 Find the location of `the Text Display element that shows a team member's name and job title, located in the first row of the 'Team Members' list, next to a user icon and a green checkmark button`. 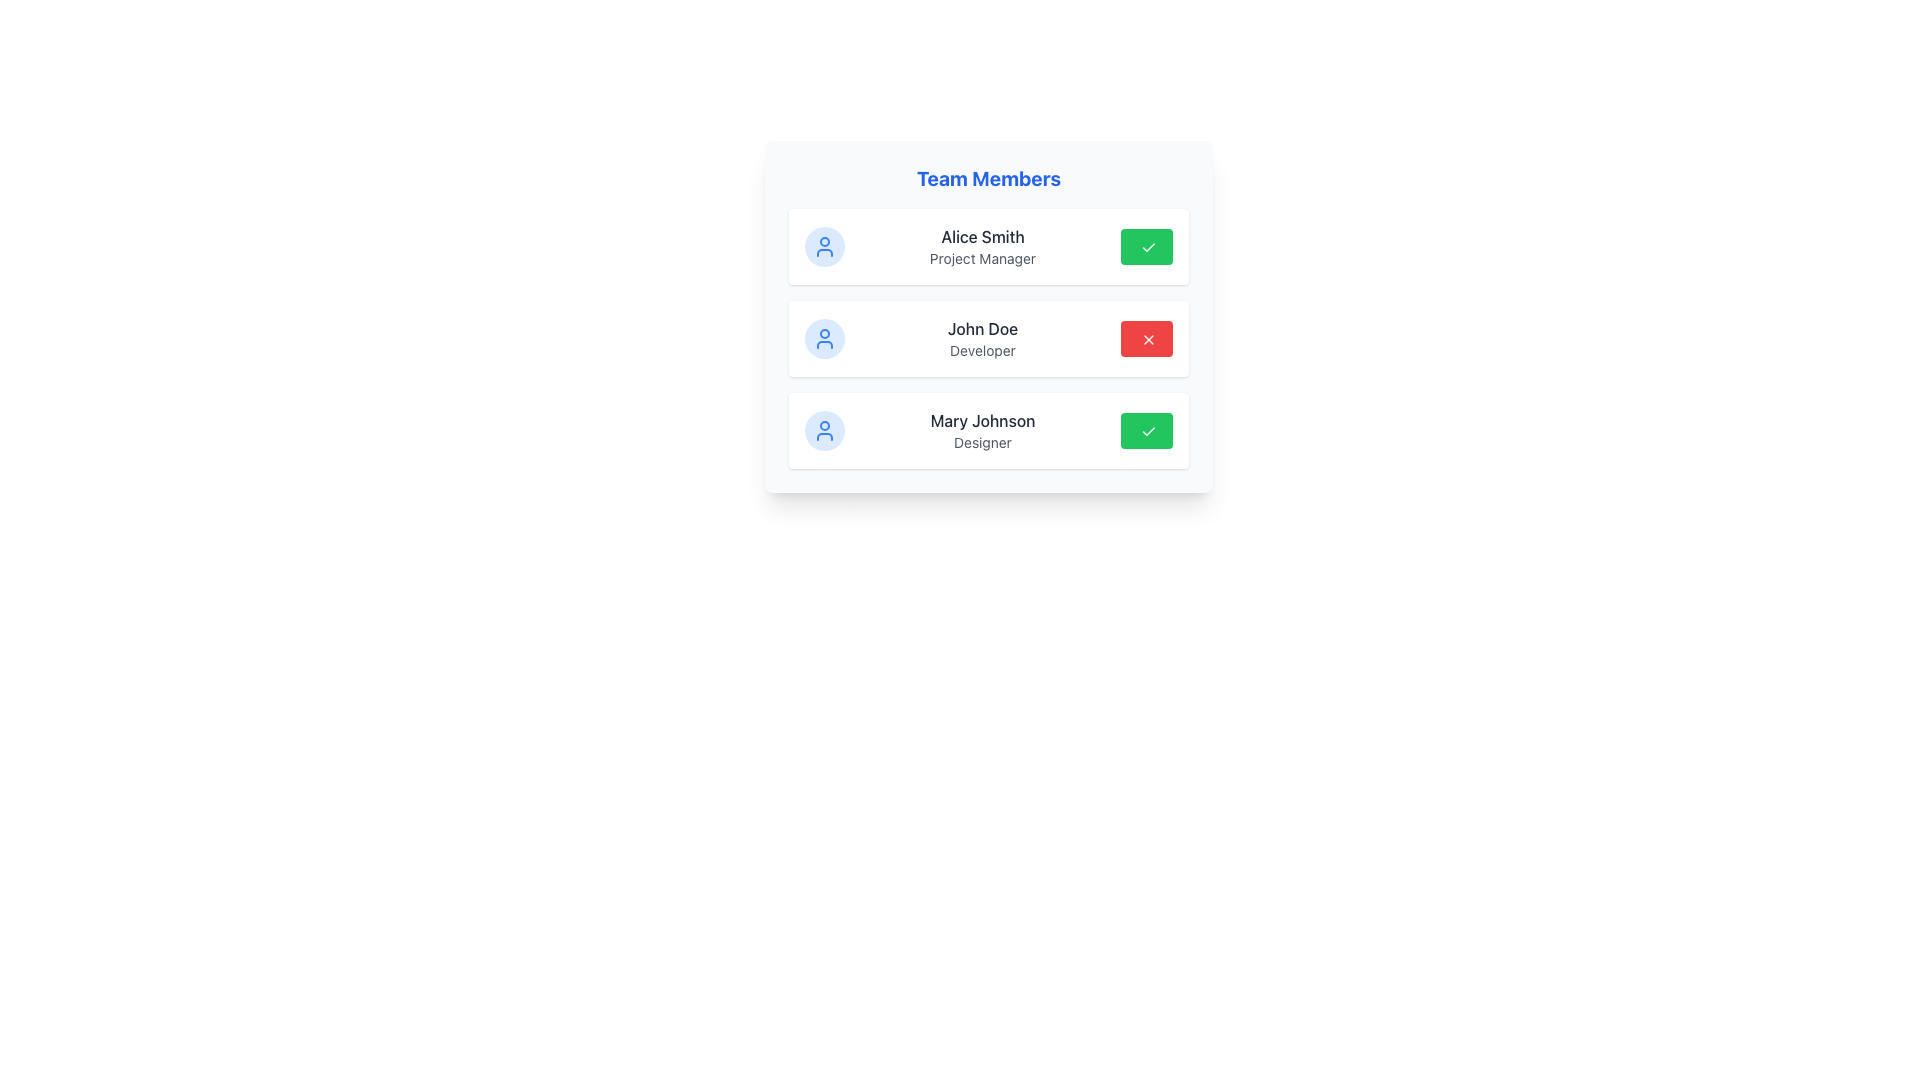

the Text Display element that shows a team member's name and job title, located in the first row of the 'Team Members' list, next to a user icon and a green checkmark button is located at coordinates (983, 245).